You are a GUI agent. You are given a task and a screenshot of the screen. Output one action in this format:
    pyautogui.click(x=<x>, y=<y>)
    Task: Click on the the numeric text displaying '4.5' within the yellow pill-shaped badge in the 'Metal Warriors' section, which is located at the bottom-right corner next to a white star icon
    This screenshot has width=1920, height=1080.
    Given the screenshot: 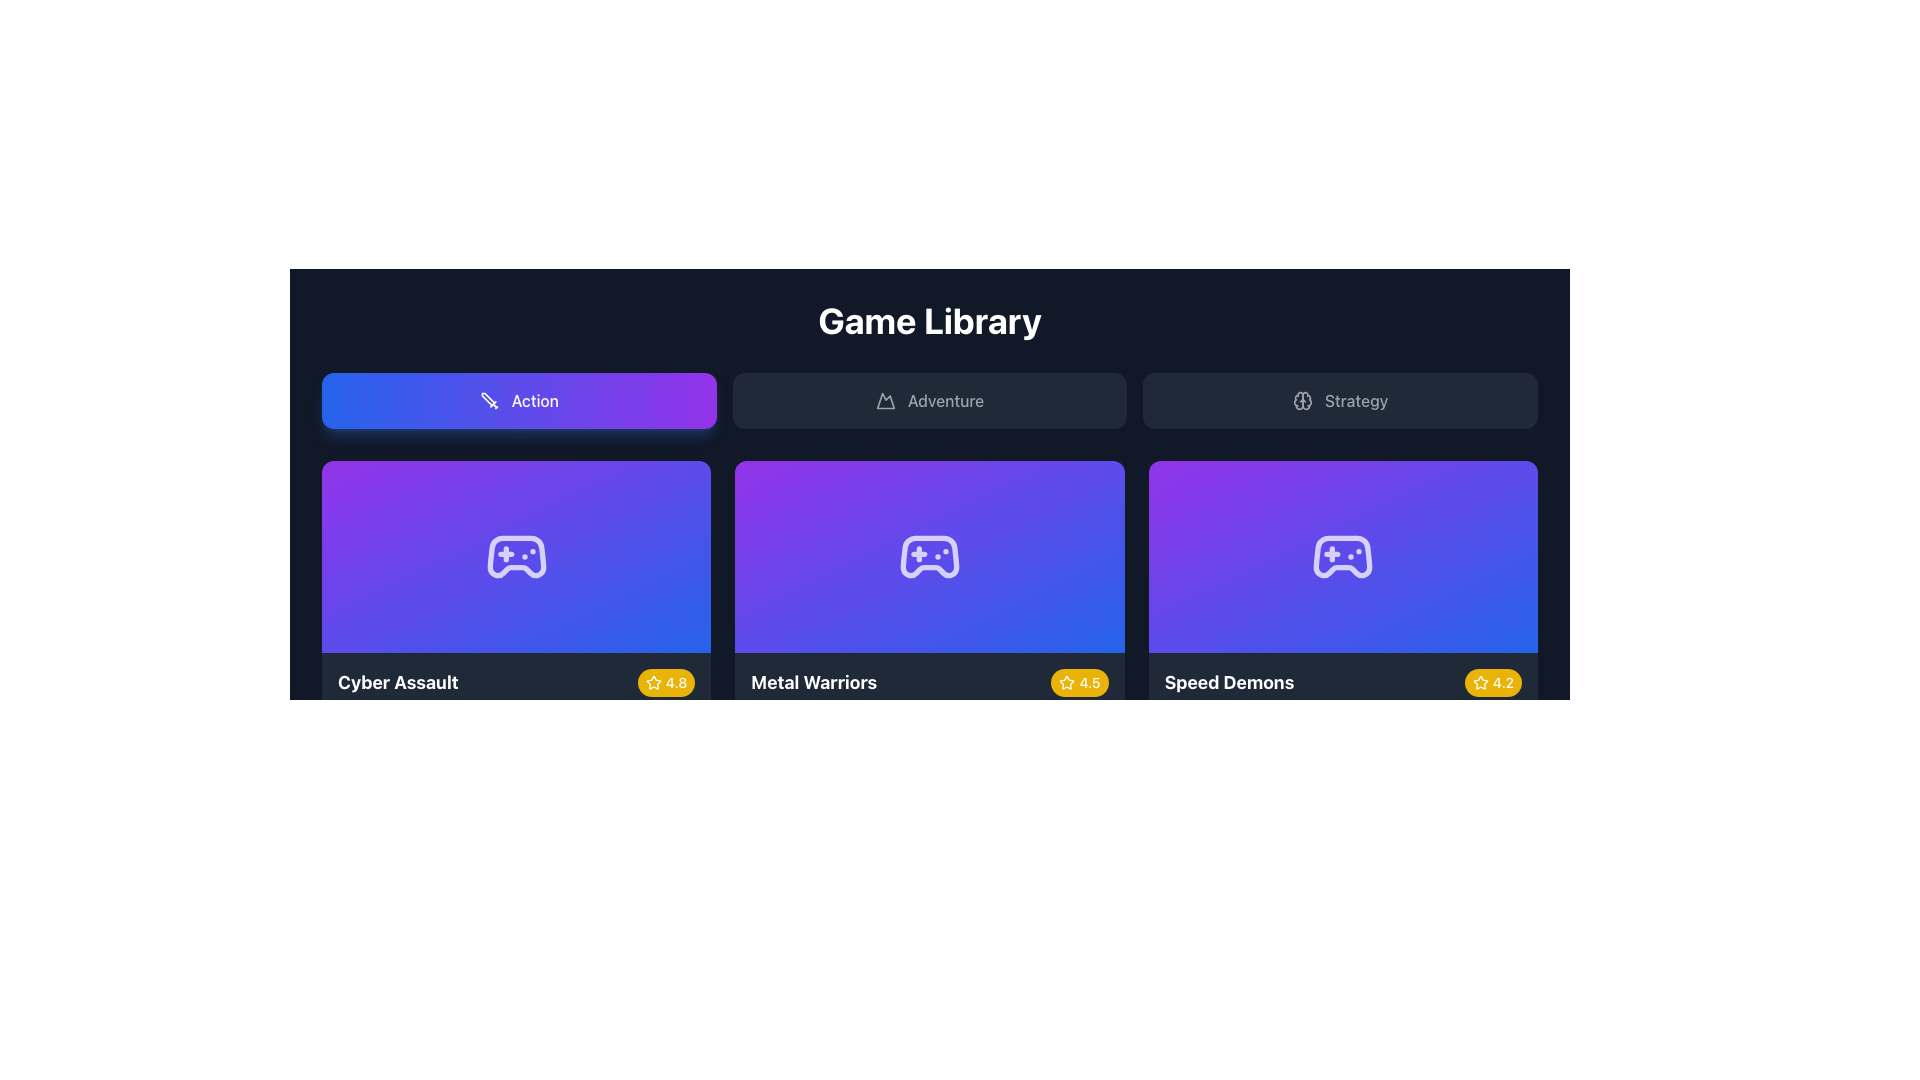 What is the action you would take?
    pyautogui.click(x=1088, y=681)
    